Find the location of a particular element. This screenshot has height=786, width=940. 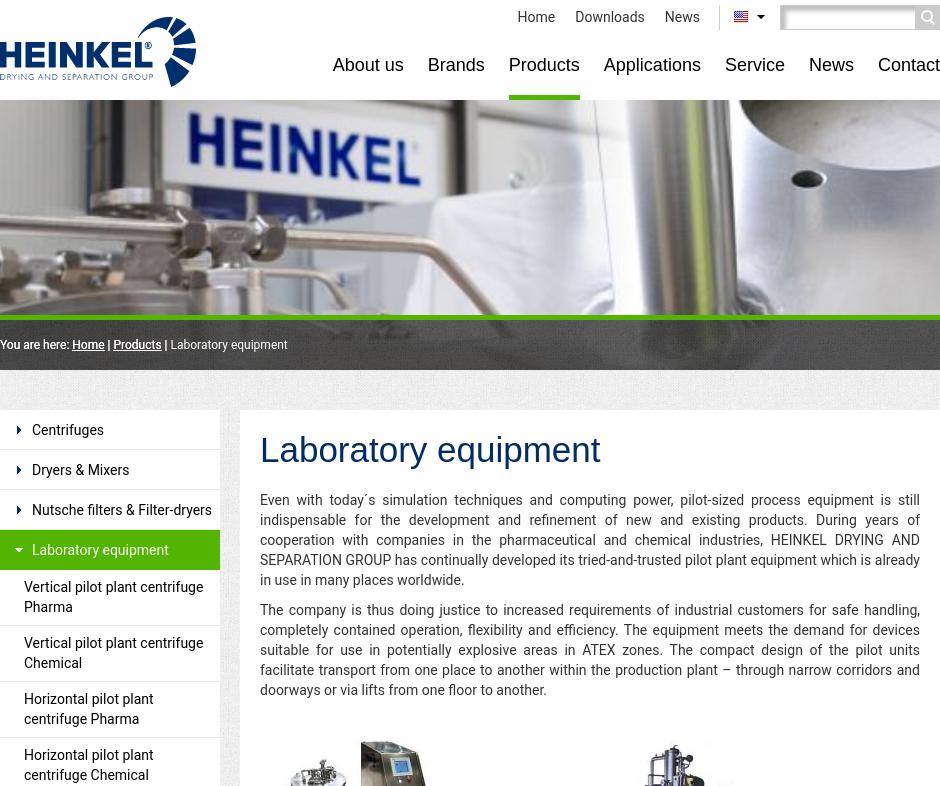

'Downloads' is located at coordinates (574, 15).